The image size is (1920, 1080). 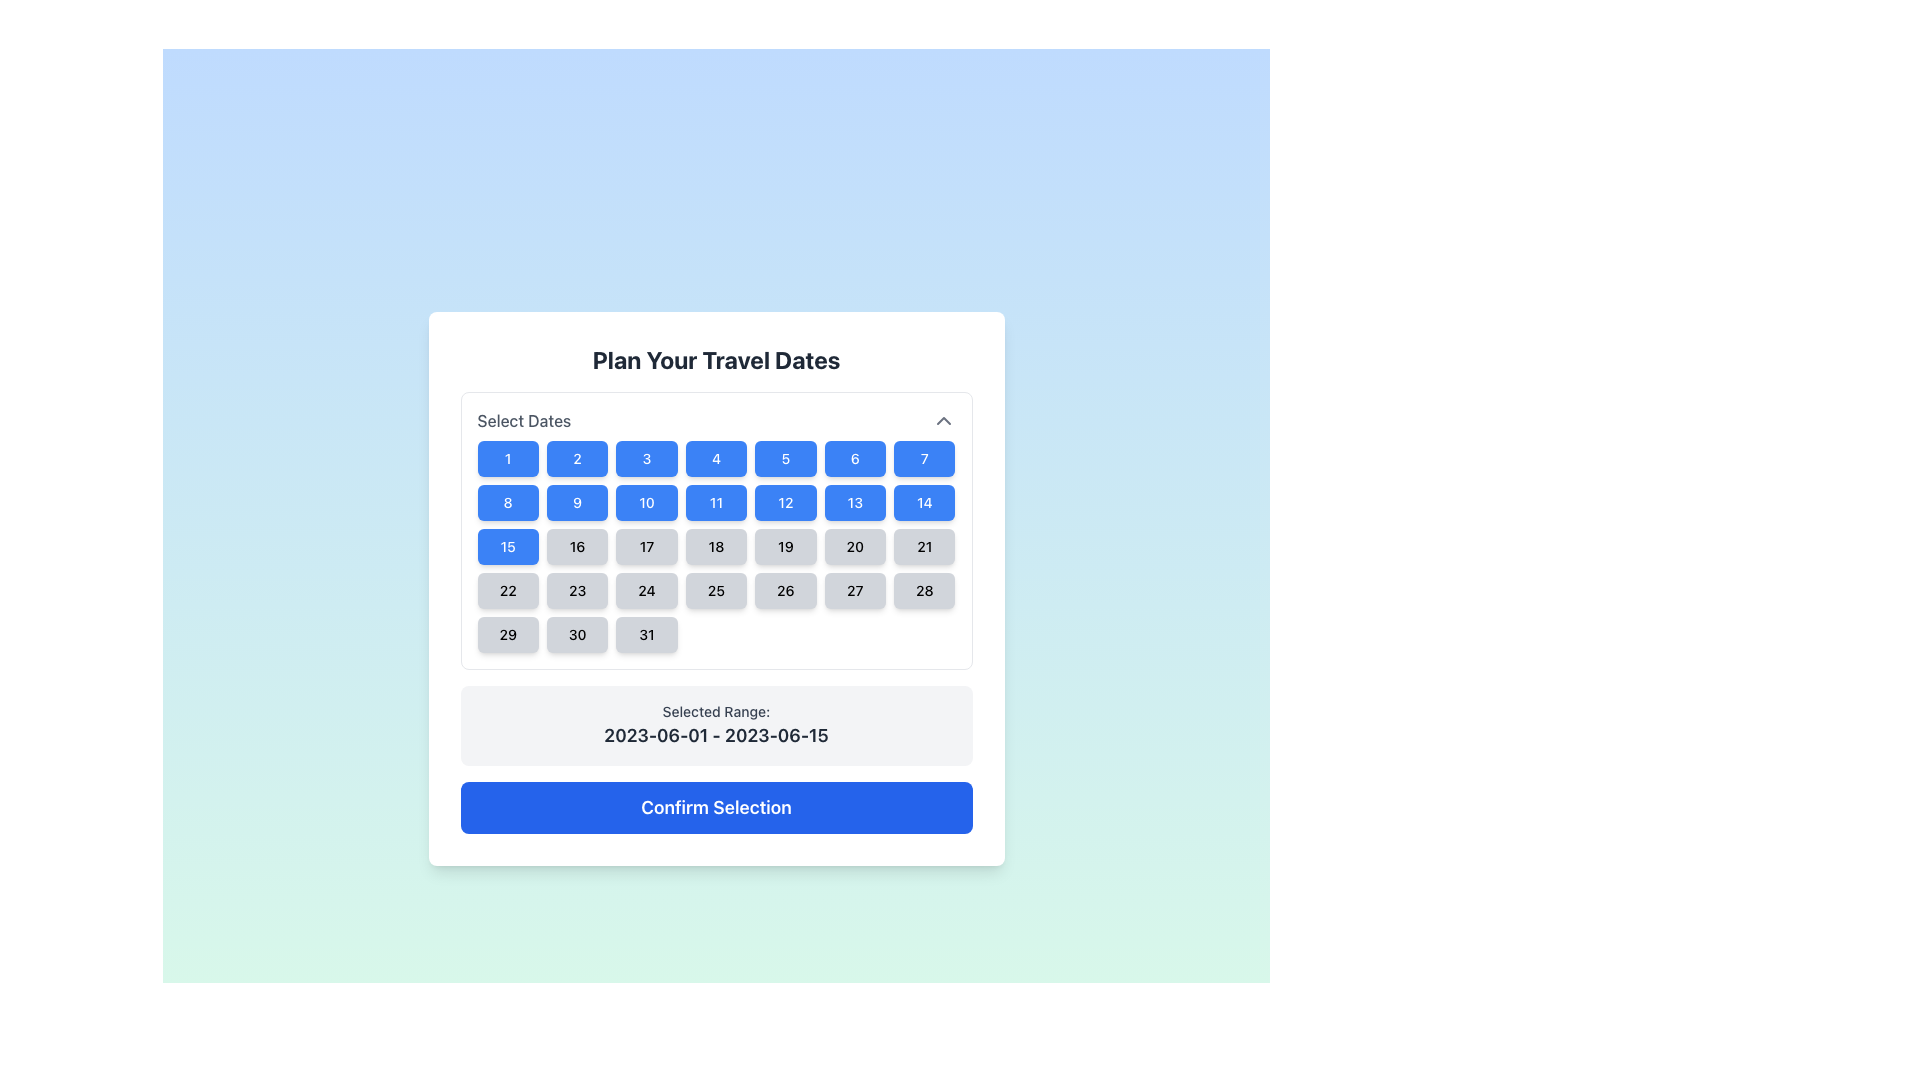 What do you see at coordinates (855, 459) in the screenshot?
I see `the sixth button` at bounding box center [855, 459].